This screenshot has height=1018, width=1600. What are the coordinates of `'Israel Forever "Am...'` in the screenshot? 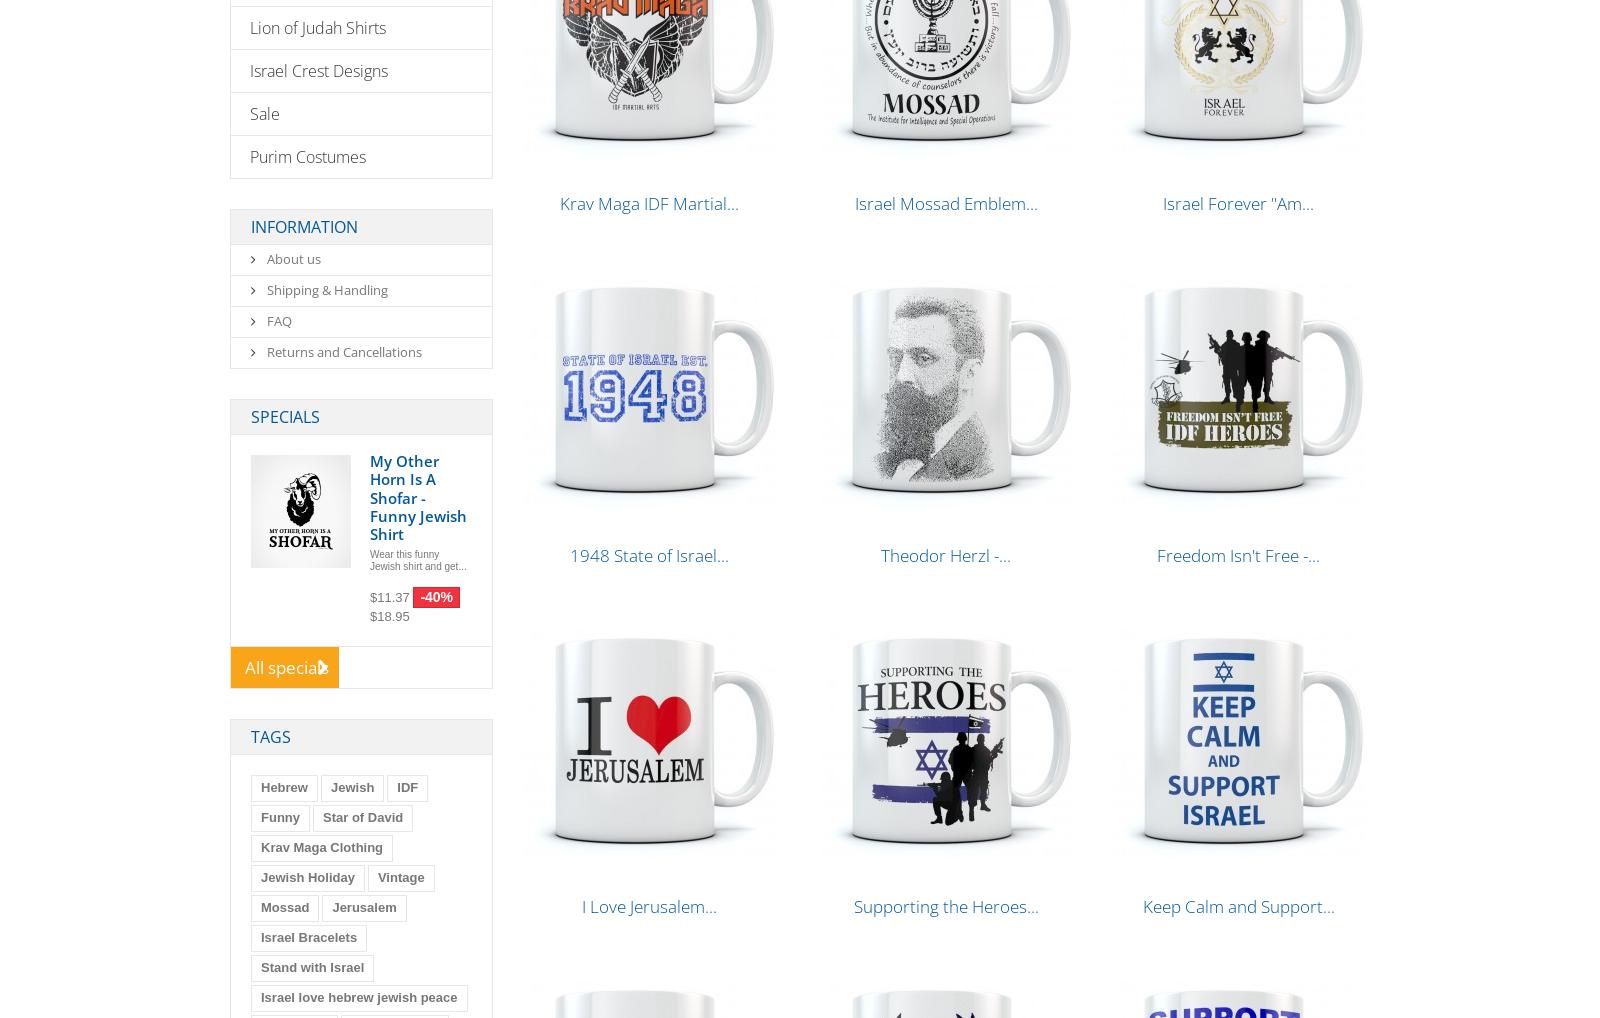 It's located at (1237, 203).